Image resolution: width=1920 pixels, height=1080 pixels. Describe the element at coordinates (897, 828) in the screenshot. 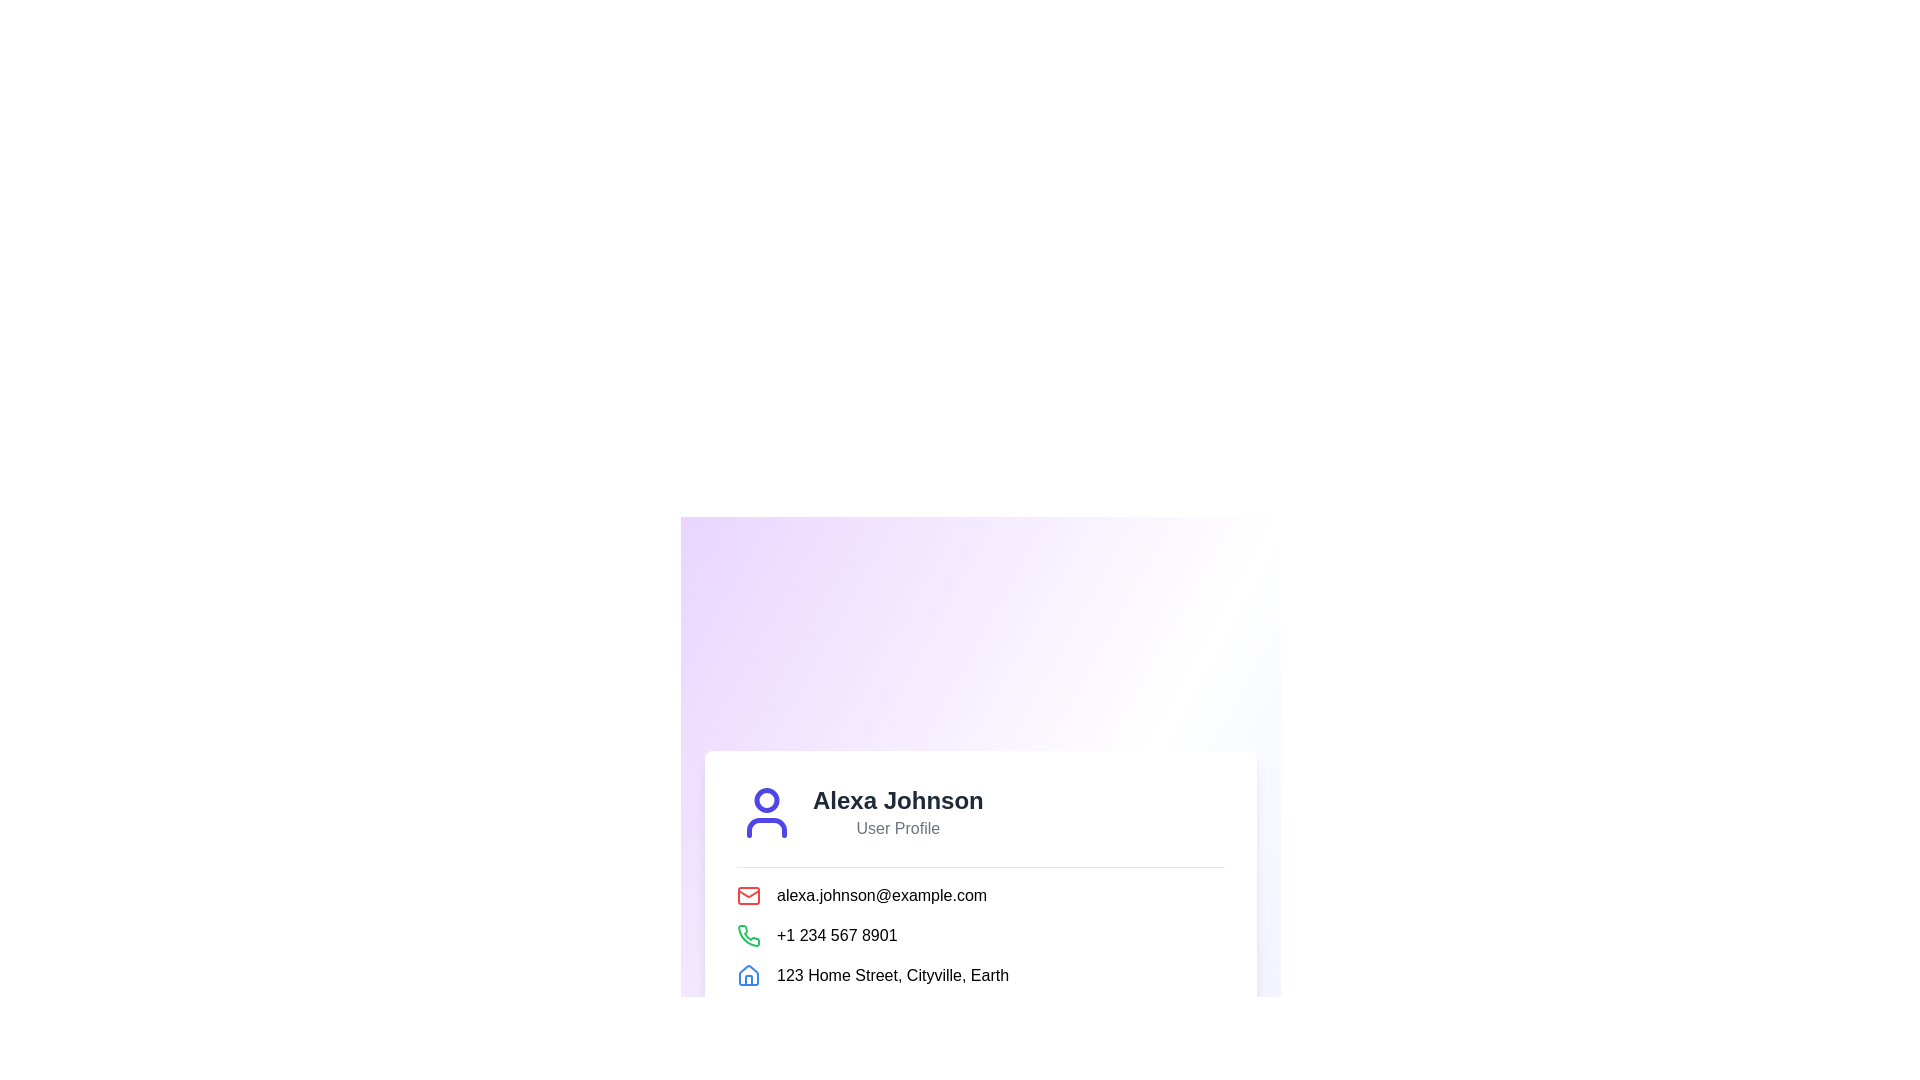

I see `the 'User Profile' text label, which is styled in gray and positioned below the 'Alexa Johnson' text within a card-like structure` at that location.